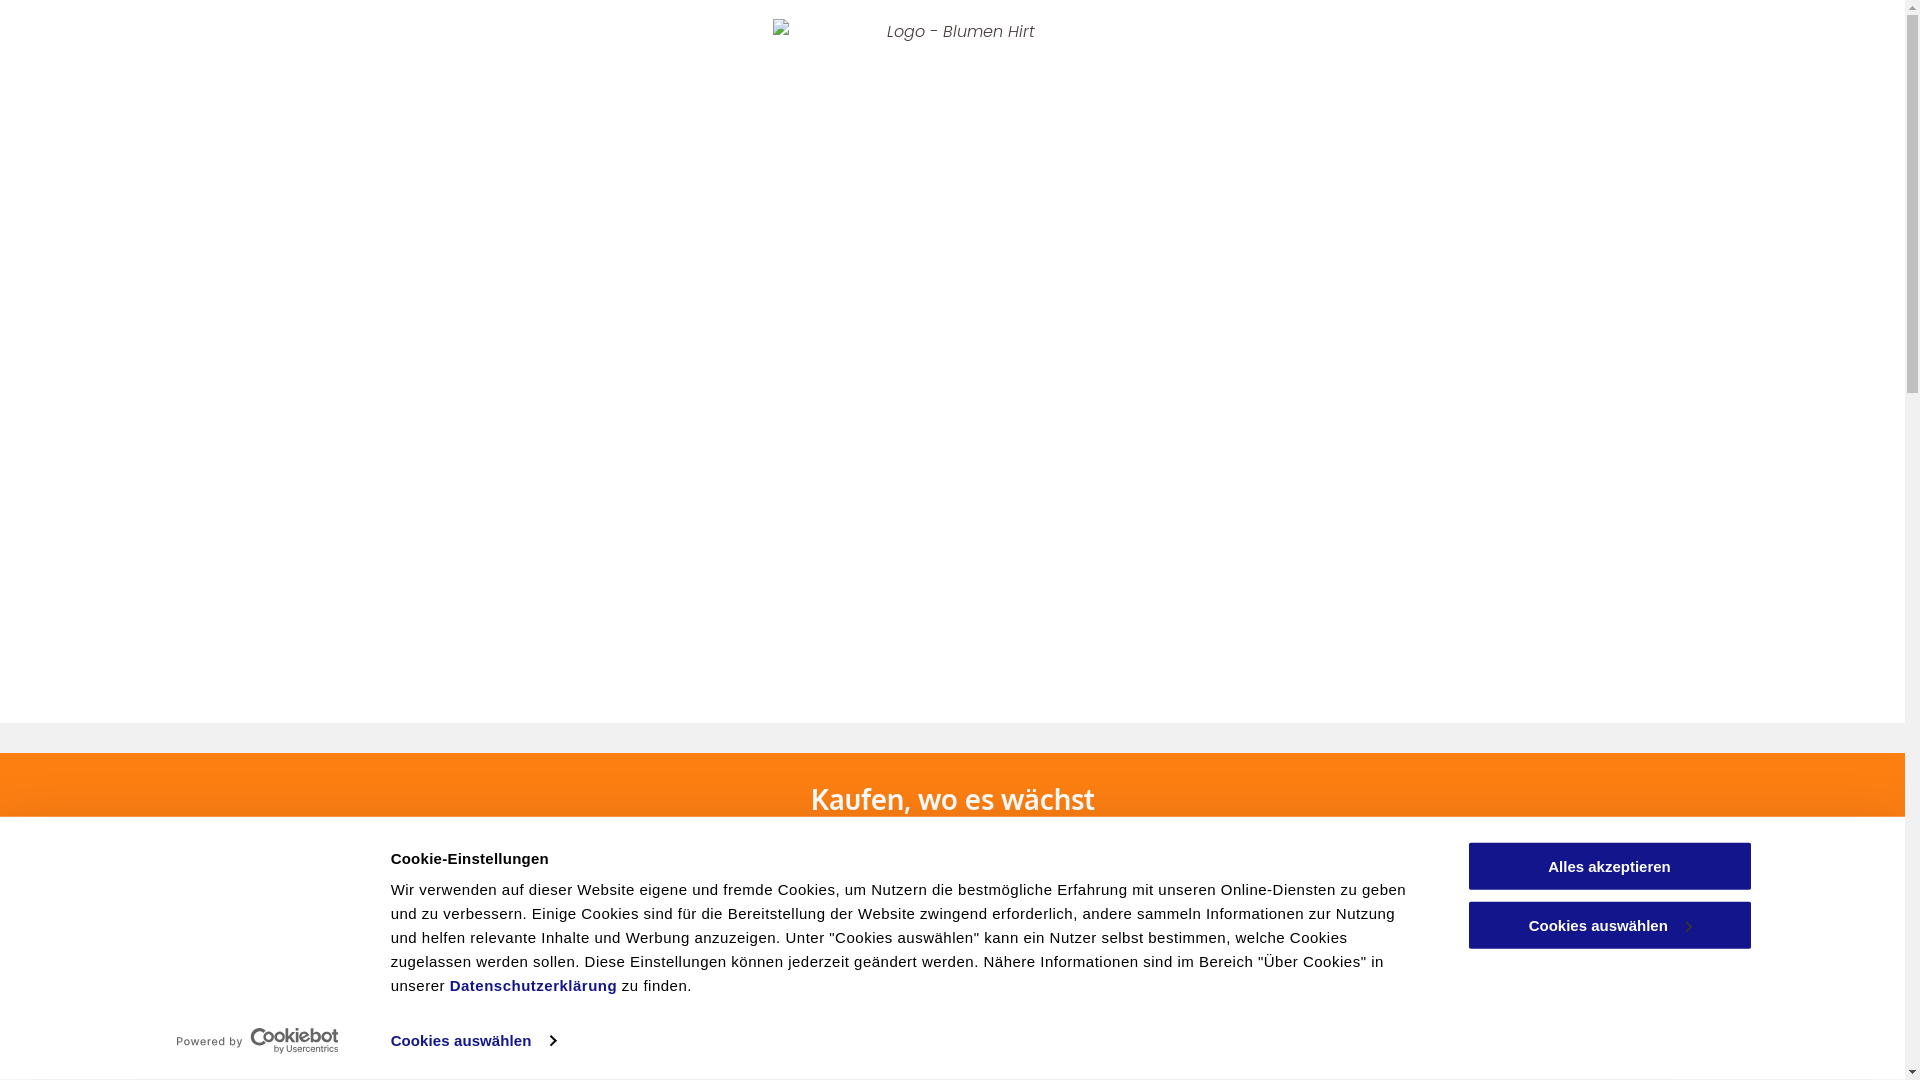  What do you see at coordinates (1608, 865) in the screenshot?
I see `'Alles akzeptieren'` at bounding box center [1608, 865].